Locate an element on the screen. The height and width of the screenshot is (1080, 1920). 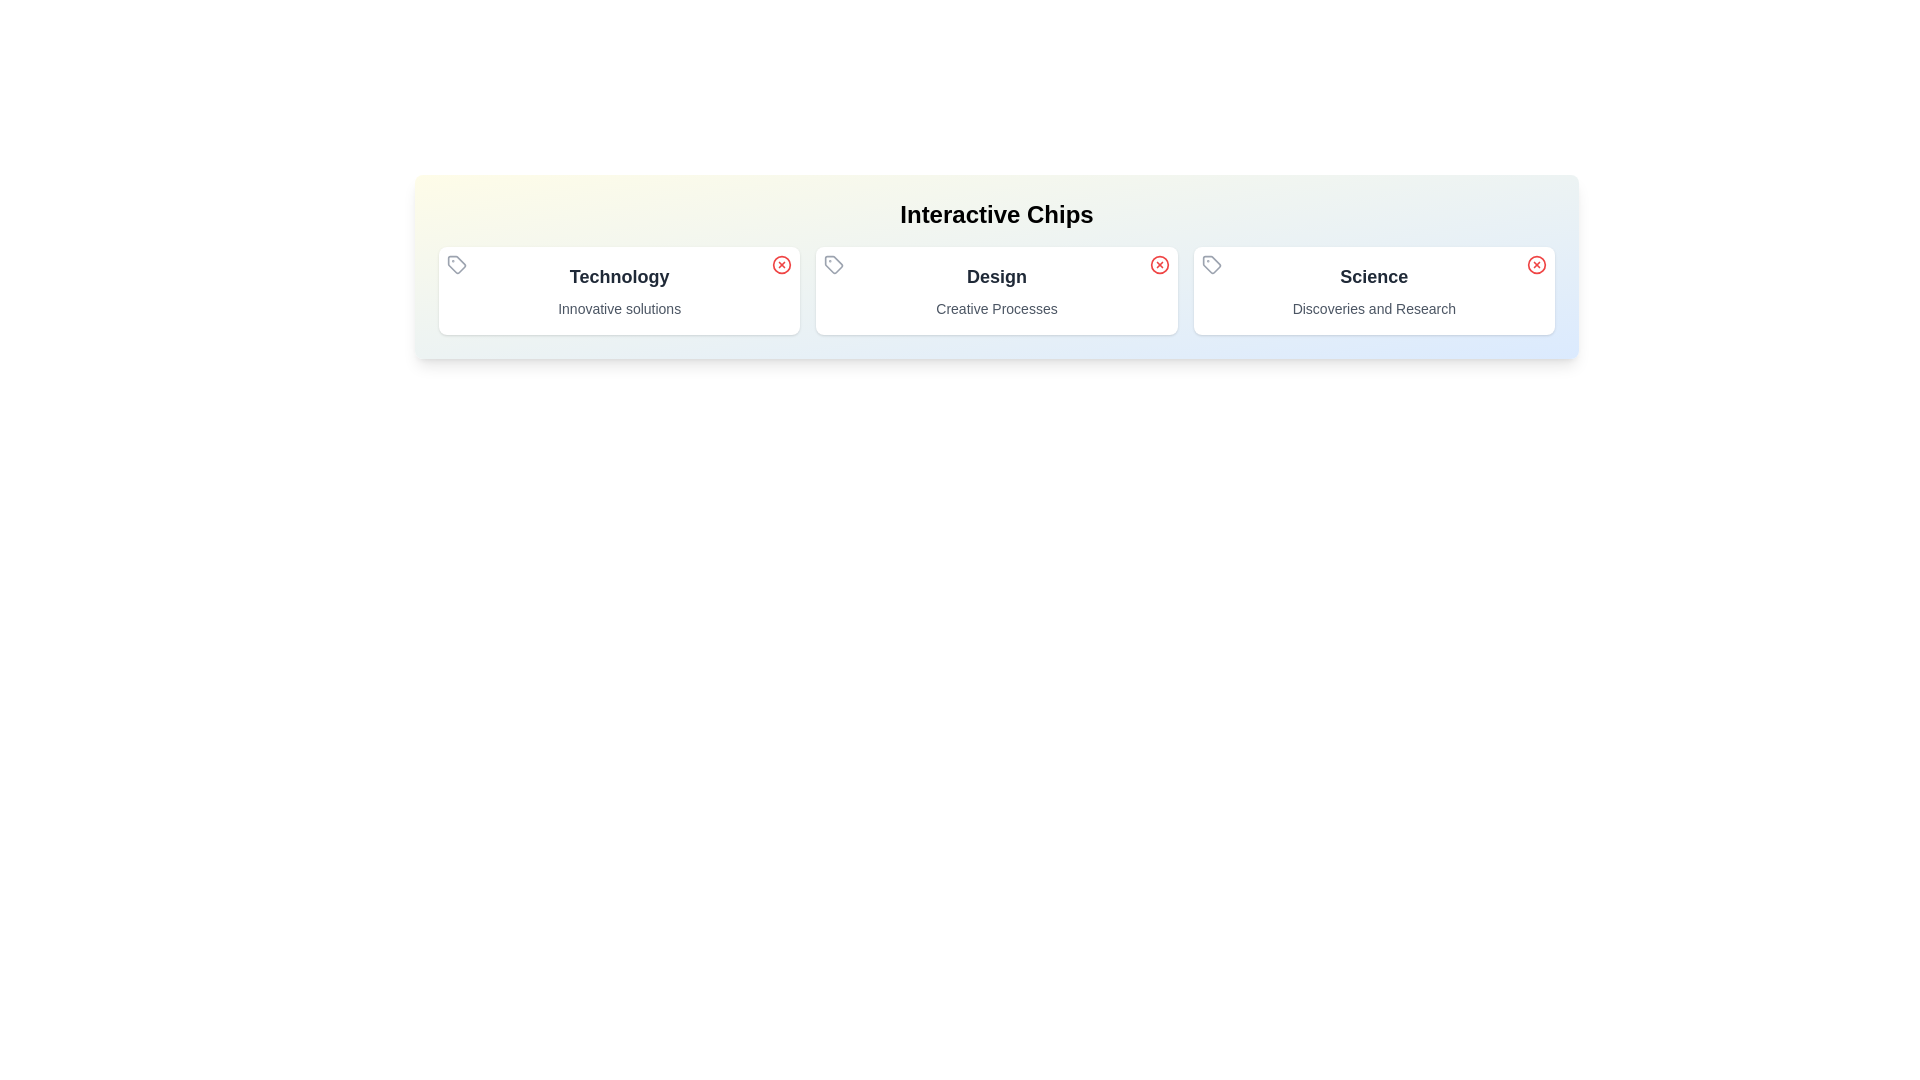
the icon of the chip labeled Technology is located at coordinates (455, 264).